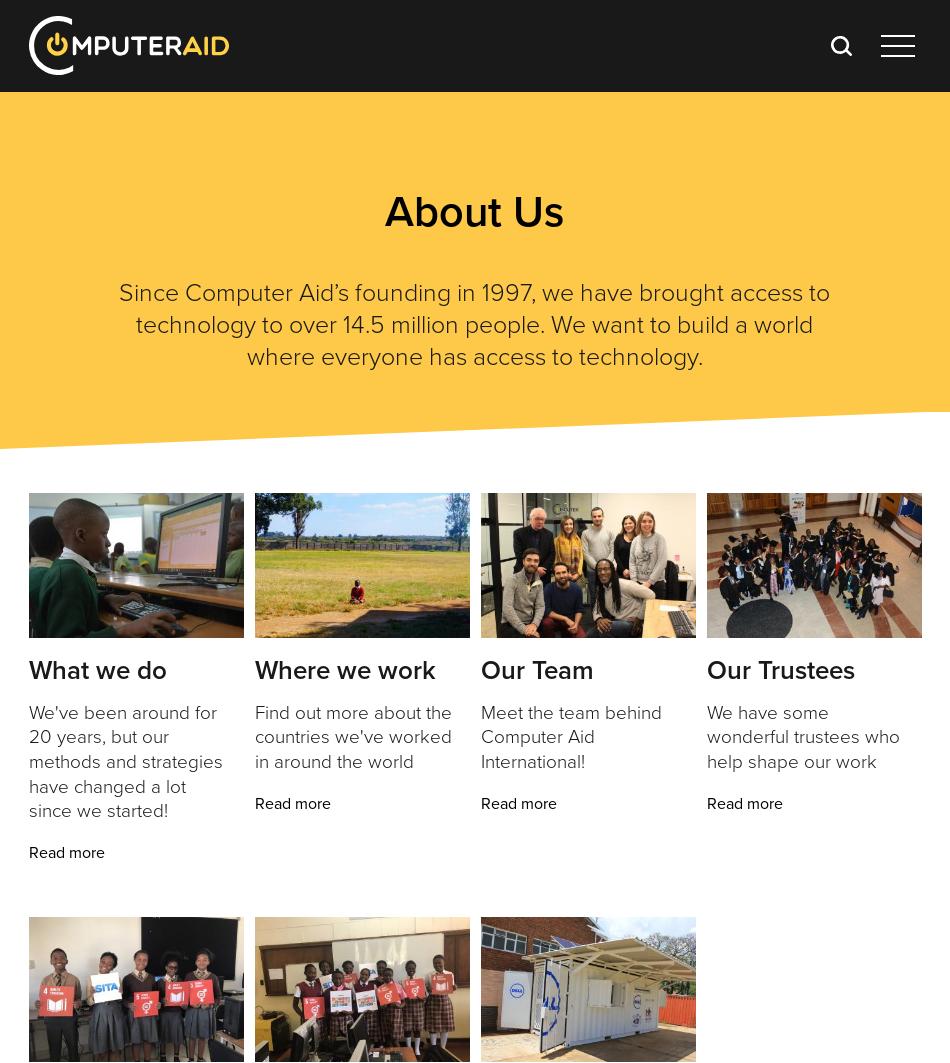 The height and width of the screenshot is (1063, 950). I want to click on 'We've been around for 20 years, but our methods and strategies have changed a lot since we started!', so click(28, 760).